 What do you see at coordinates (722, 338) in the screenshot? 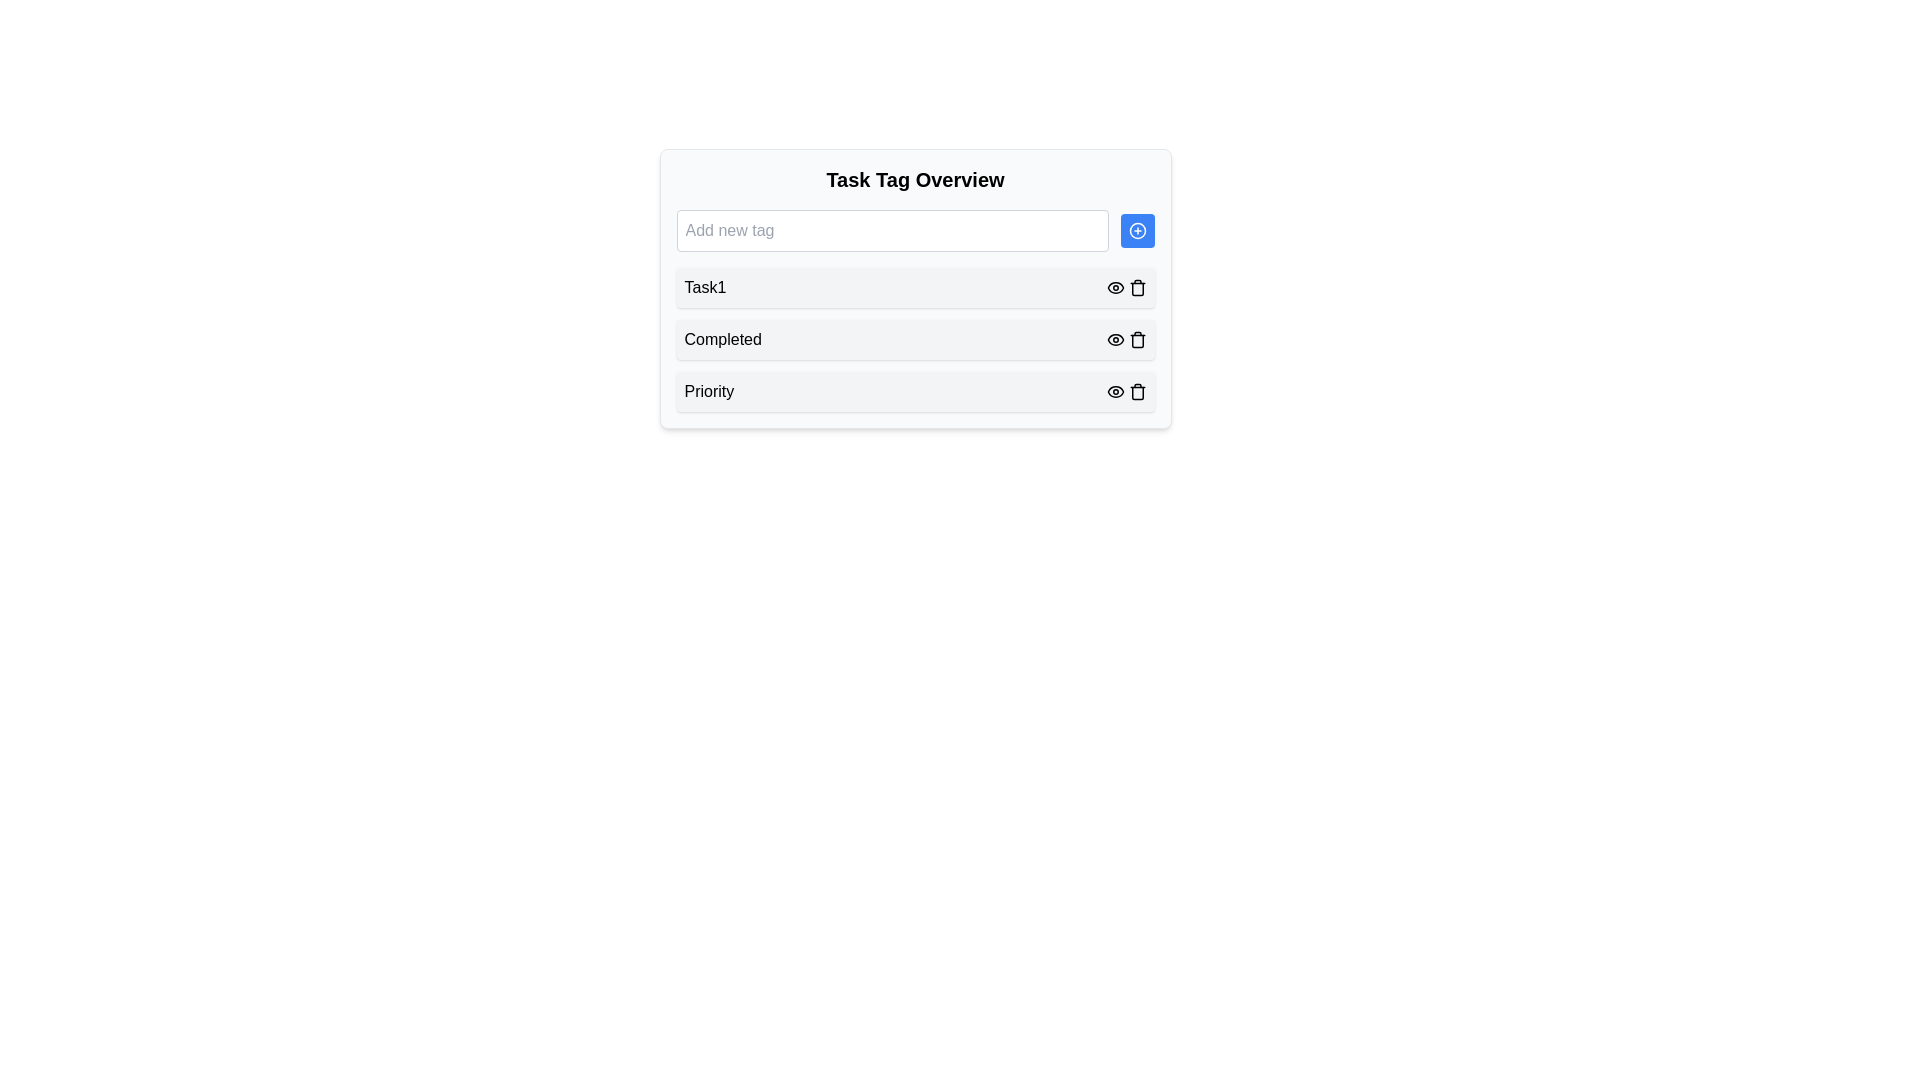
I see `the Text Label that indicates the status or category name in the second row of the 'Task Tag Overview' section, positioned between 'Task1' and 'Priority'` at bounding box center [722, 338].